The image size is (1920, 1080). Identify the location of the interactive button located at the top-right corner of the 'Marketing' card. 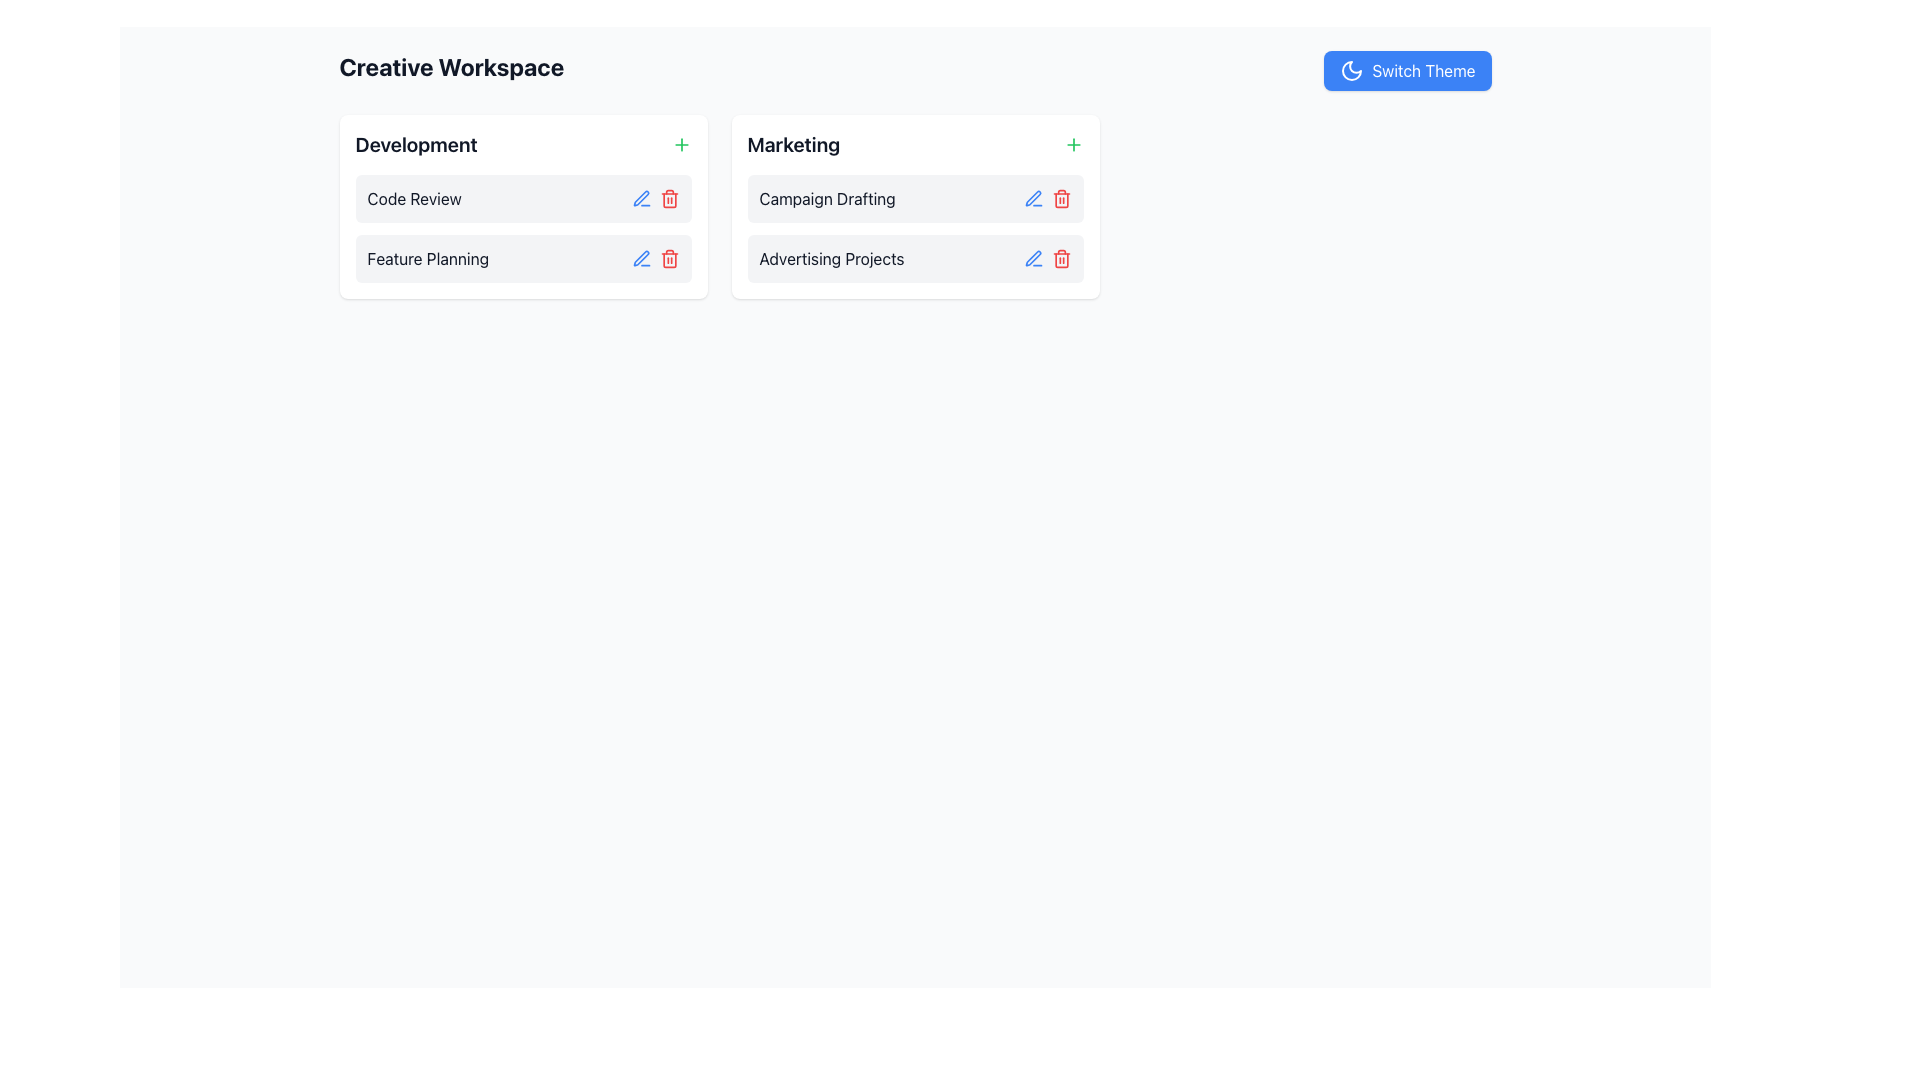
(1072, 144).